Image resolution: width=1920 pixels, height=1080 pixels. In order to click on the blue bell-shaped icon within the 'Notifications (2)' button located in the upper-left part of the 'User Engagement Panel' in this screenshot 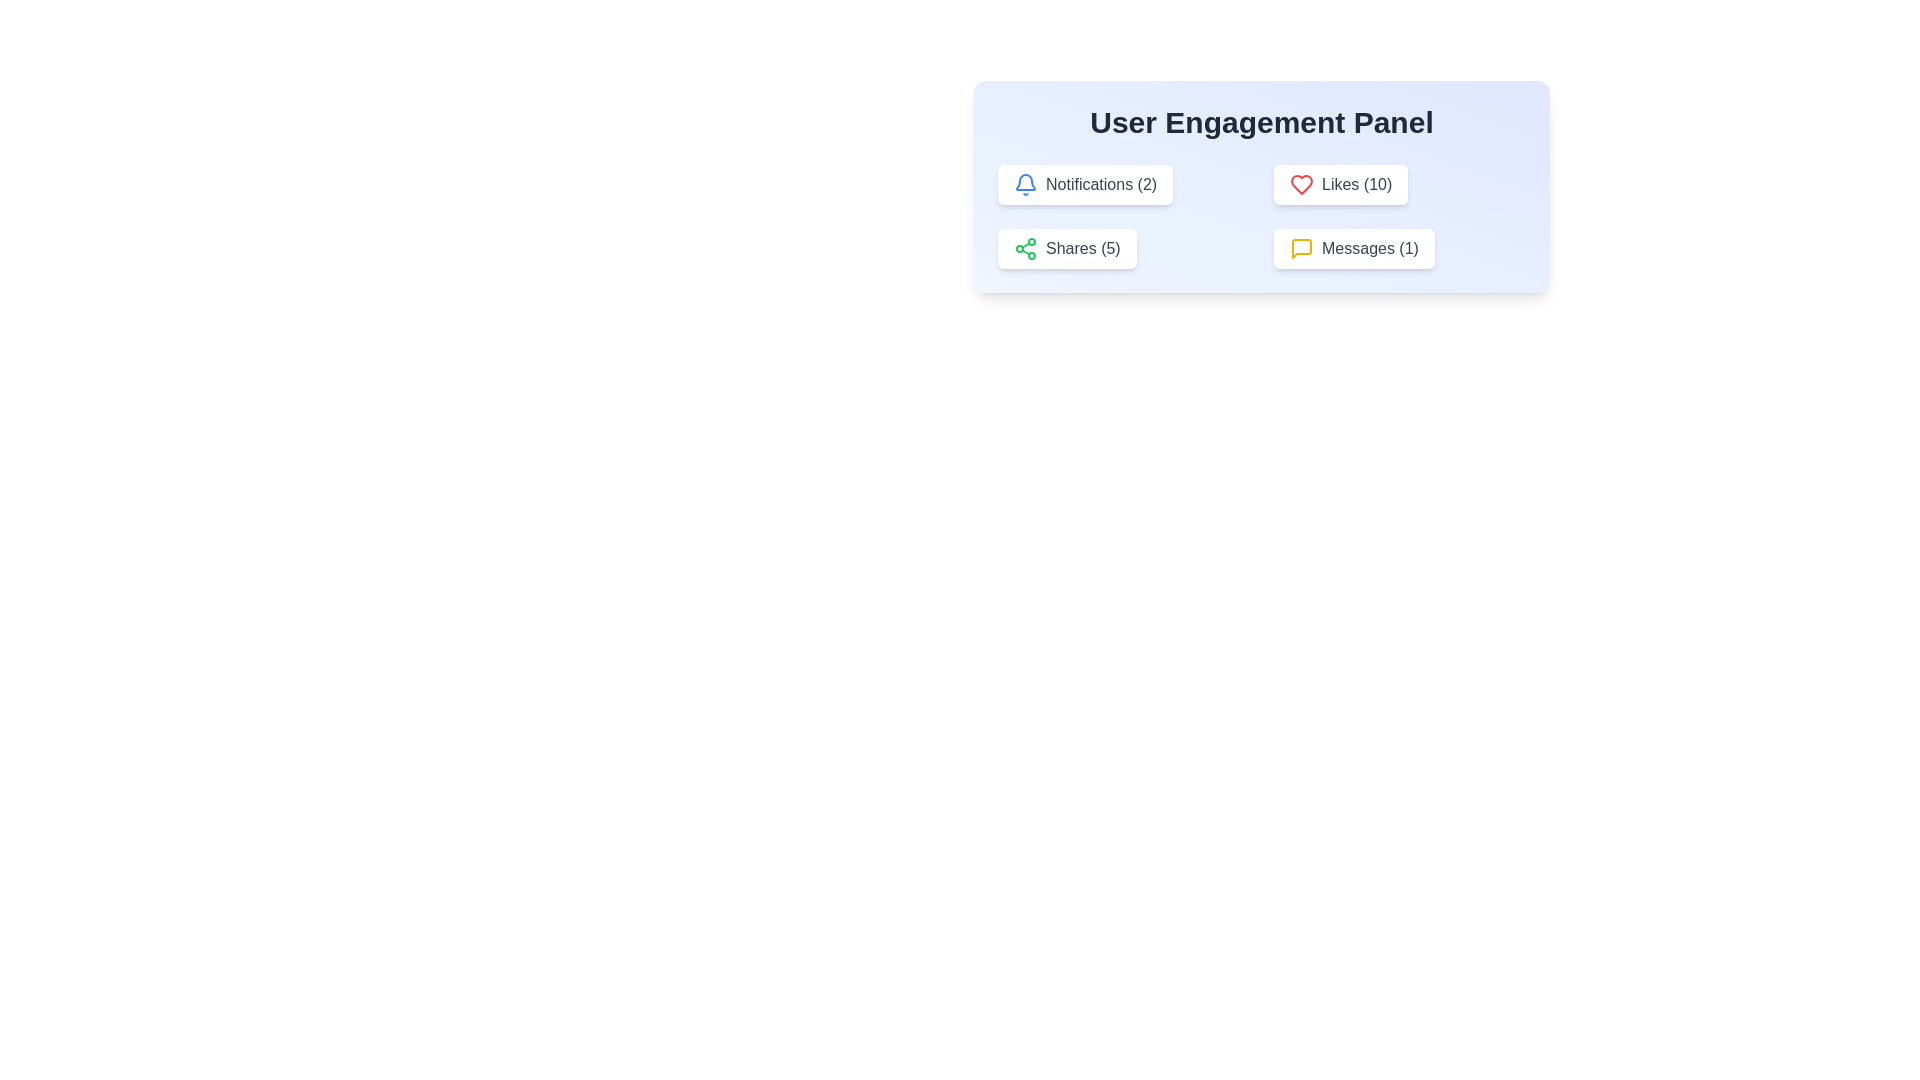, I will do `click(1026, 185)`.